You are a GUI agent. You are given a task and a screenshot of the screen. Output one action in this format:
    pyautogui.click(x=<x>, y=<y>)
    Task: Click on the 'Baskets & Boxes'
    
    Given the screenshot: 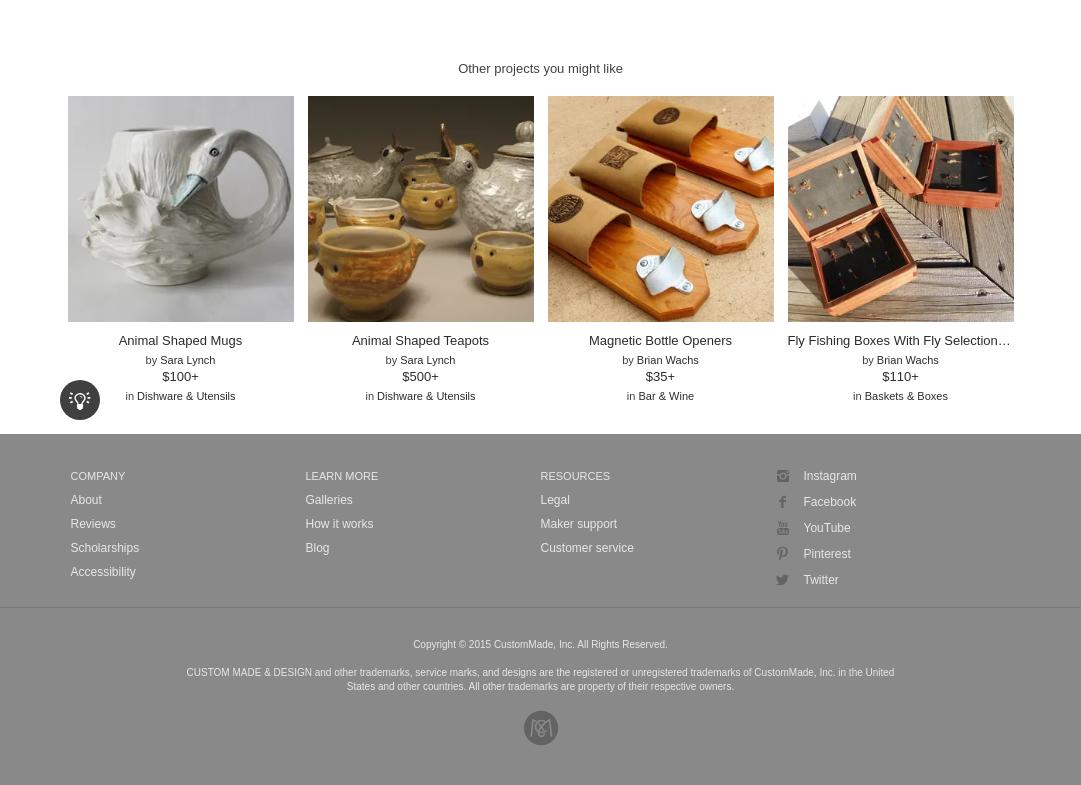 What is the action you would take?
    pyautogui.click(x=905, y=395)
    